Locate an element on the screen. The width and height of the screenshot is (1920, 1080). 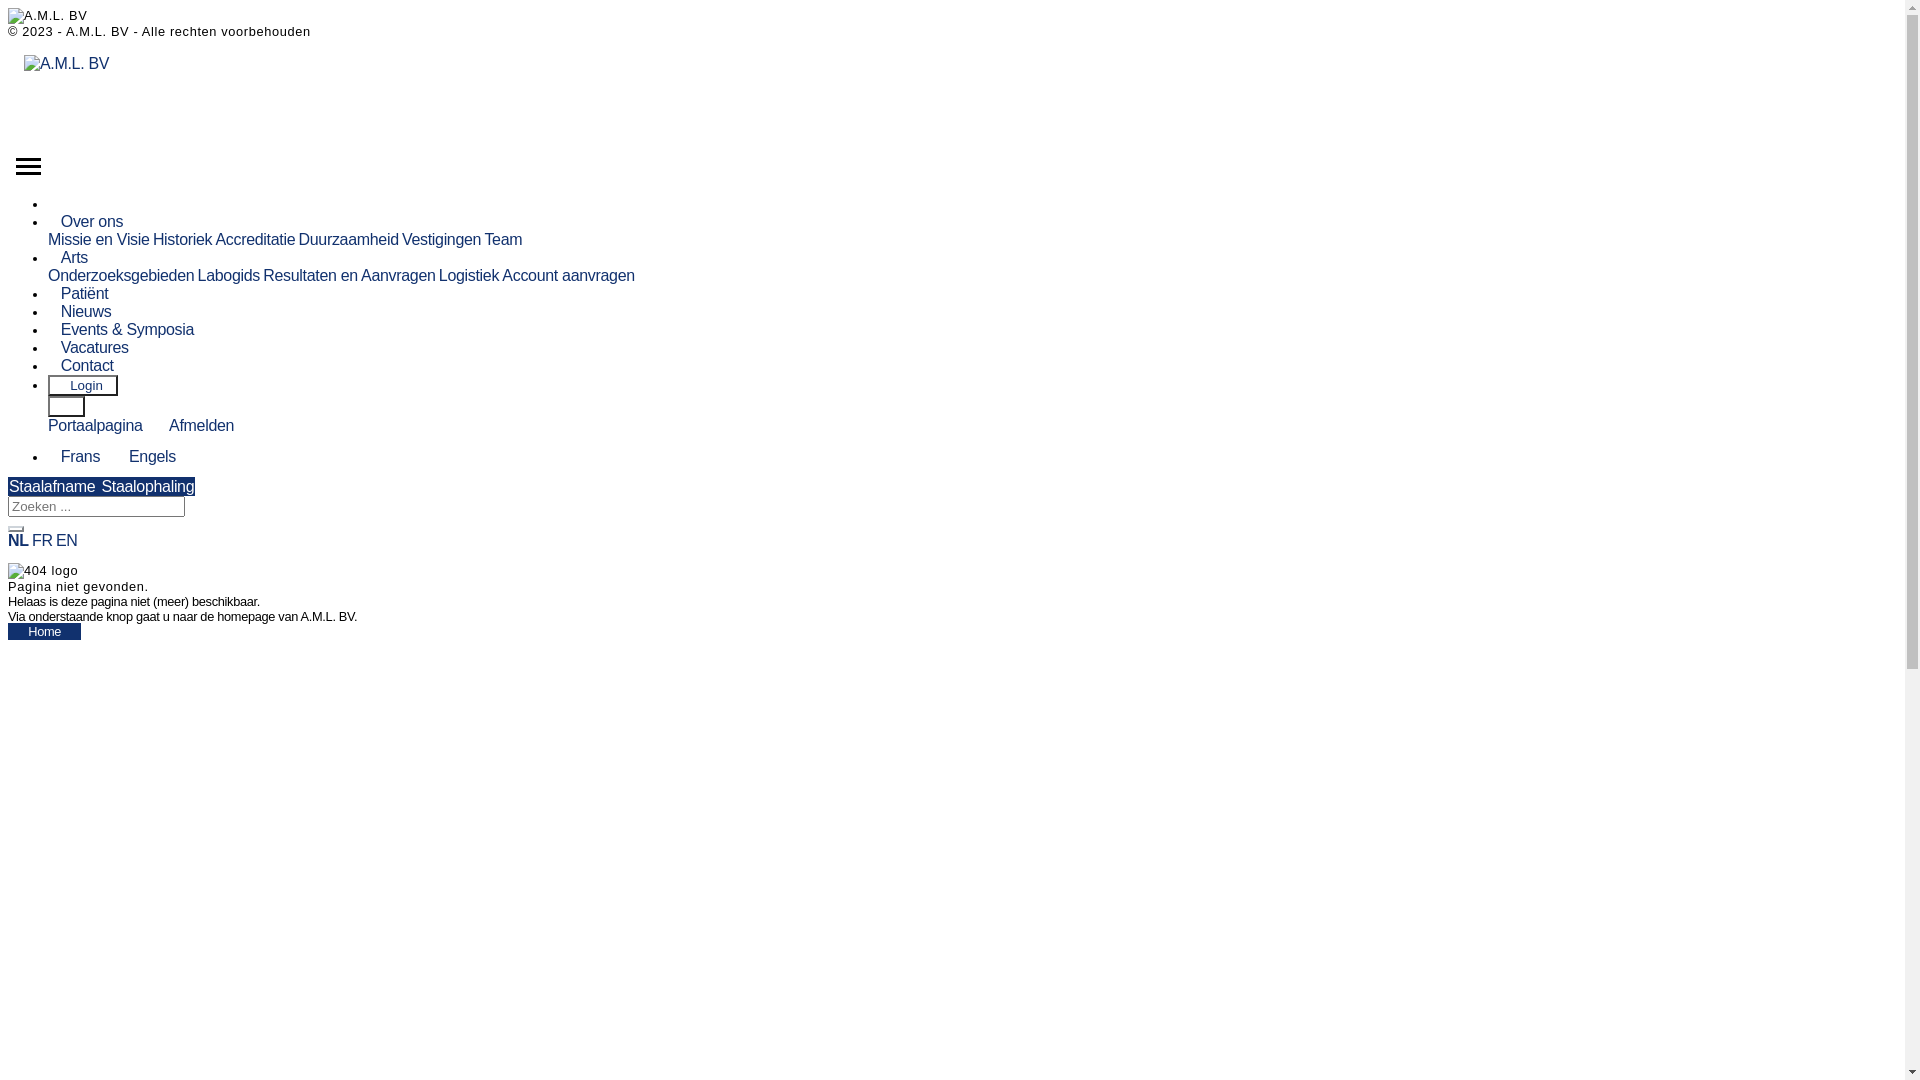
'Over ons' is located at coordinates (90, 221).